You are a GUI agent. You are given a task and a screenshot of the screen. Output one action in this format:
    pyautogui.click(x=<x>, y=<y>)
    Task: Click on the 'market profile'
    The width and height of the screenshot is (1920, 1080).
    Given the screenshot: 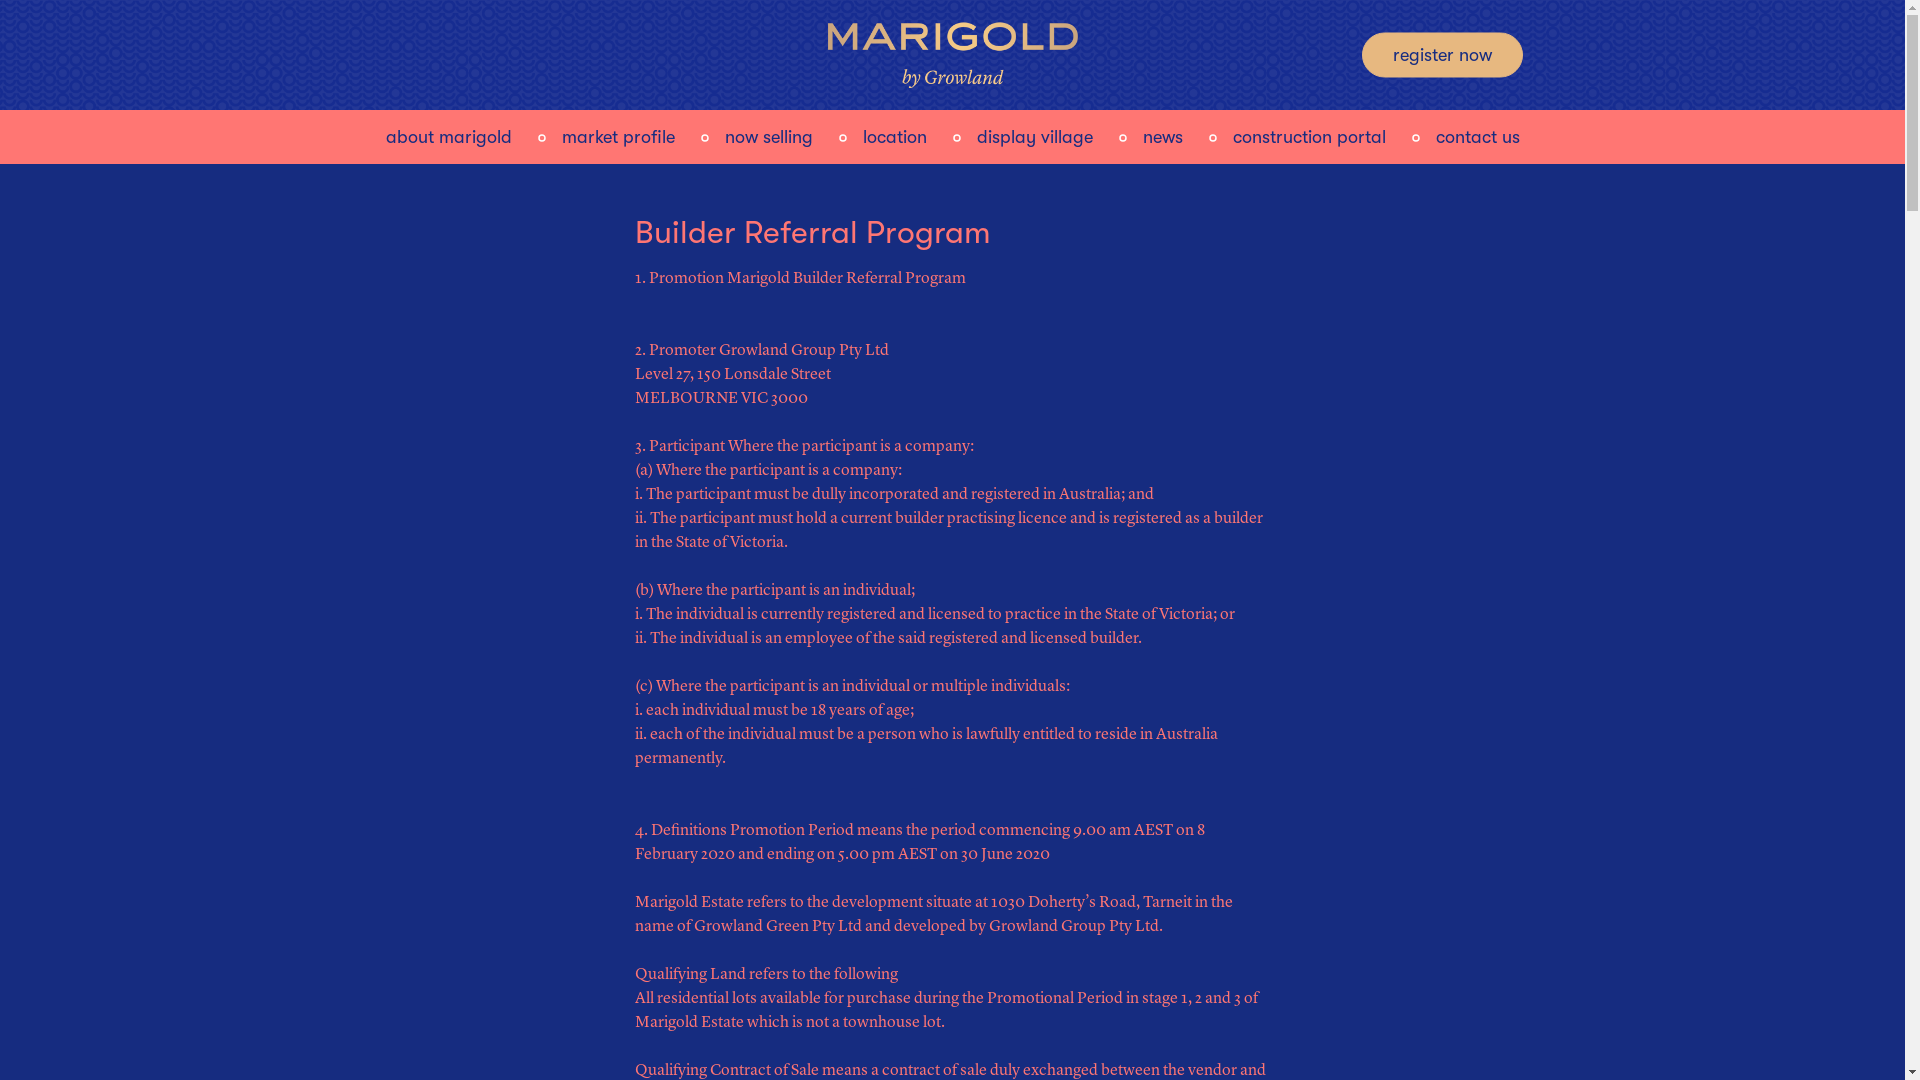 What is the action you would take?
    pyautogui.click(x=617, y=133)
    